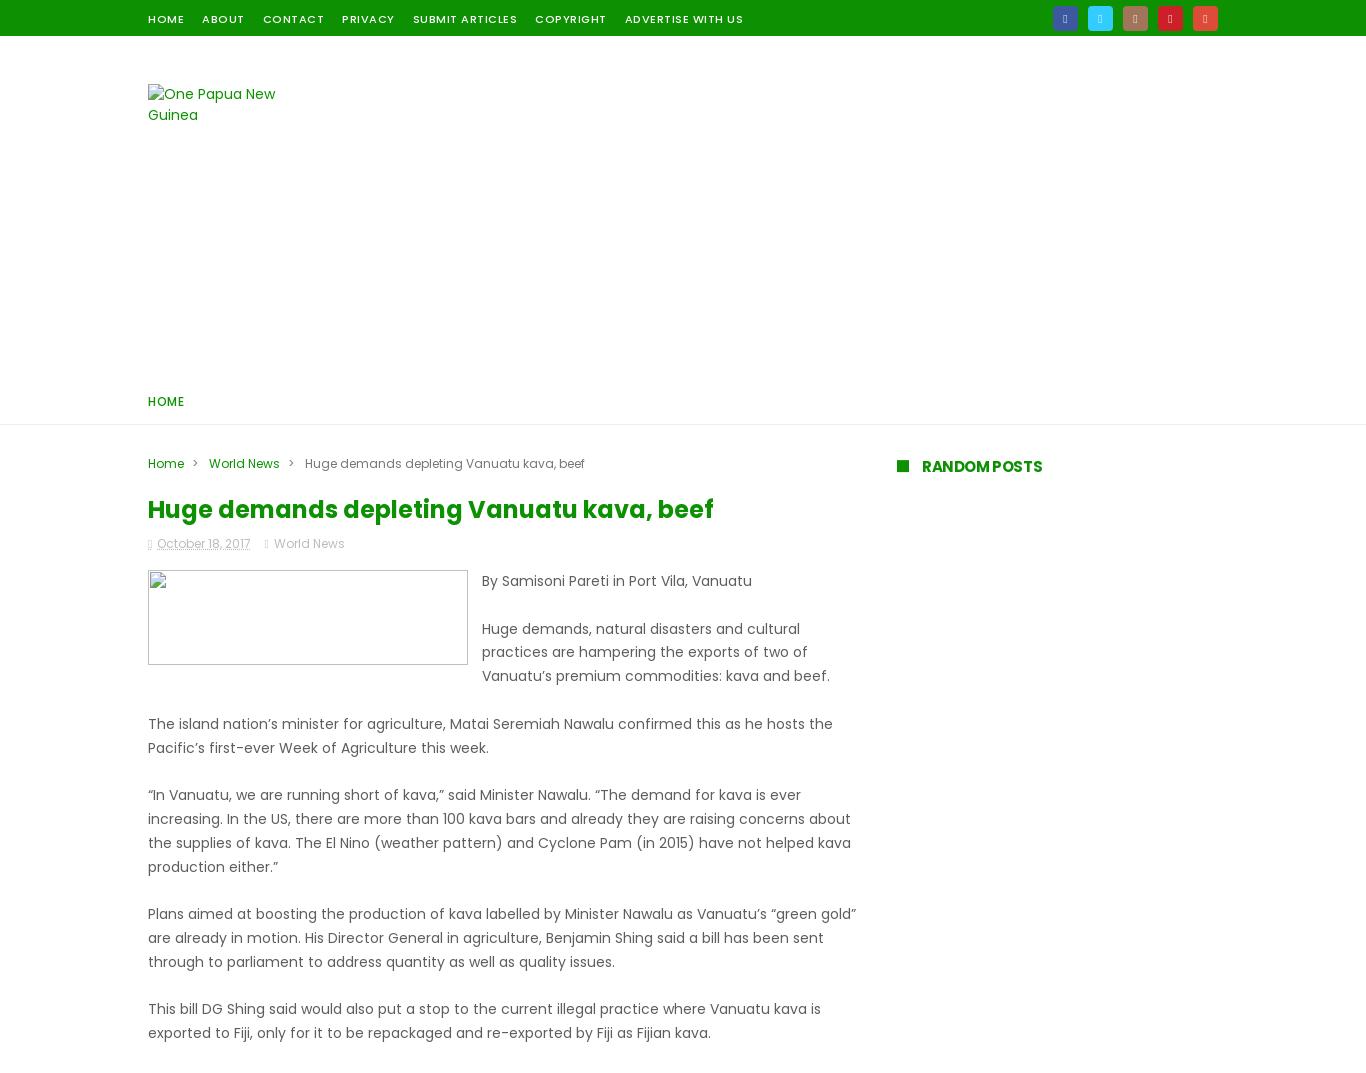 The image size is (1366, 1073). I want to click on '“In Vanuatu, we are running short of kava,” said Minister Nawalu. “The demand for kava is ever increasing. In the US, there are more than 100 kava bars and already they are raising concerns about the supplies of kava. The El Nino (weather pattern) and Cyclone Pam (in 2015) have not helped kava production either.”', so click(499, 830).